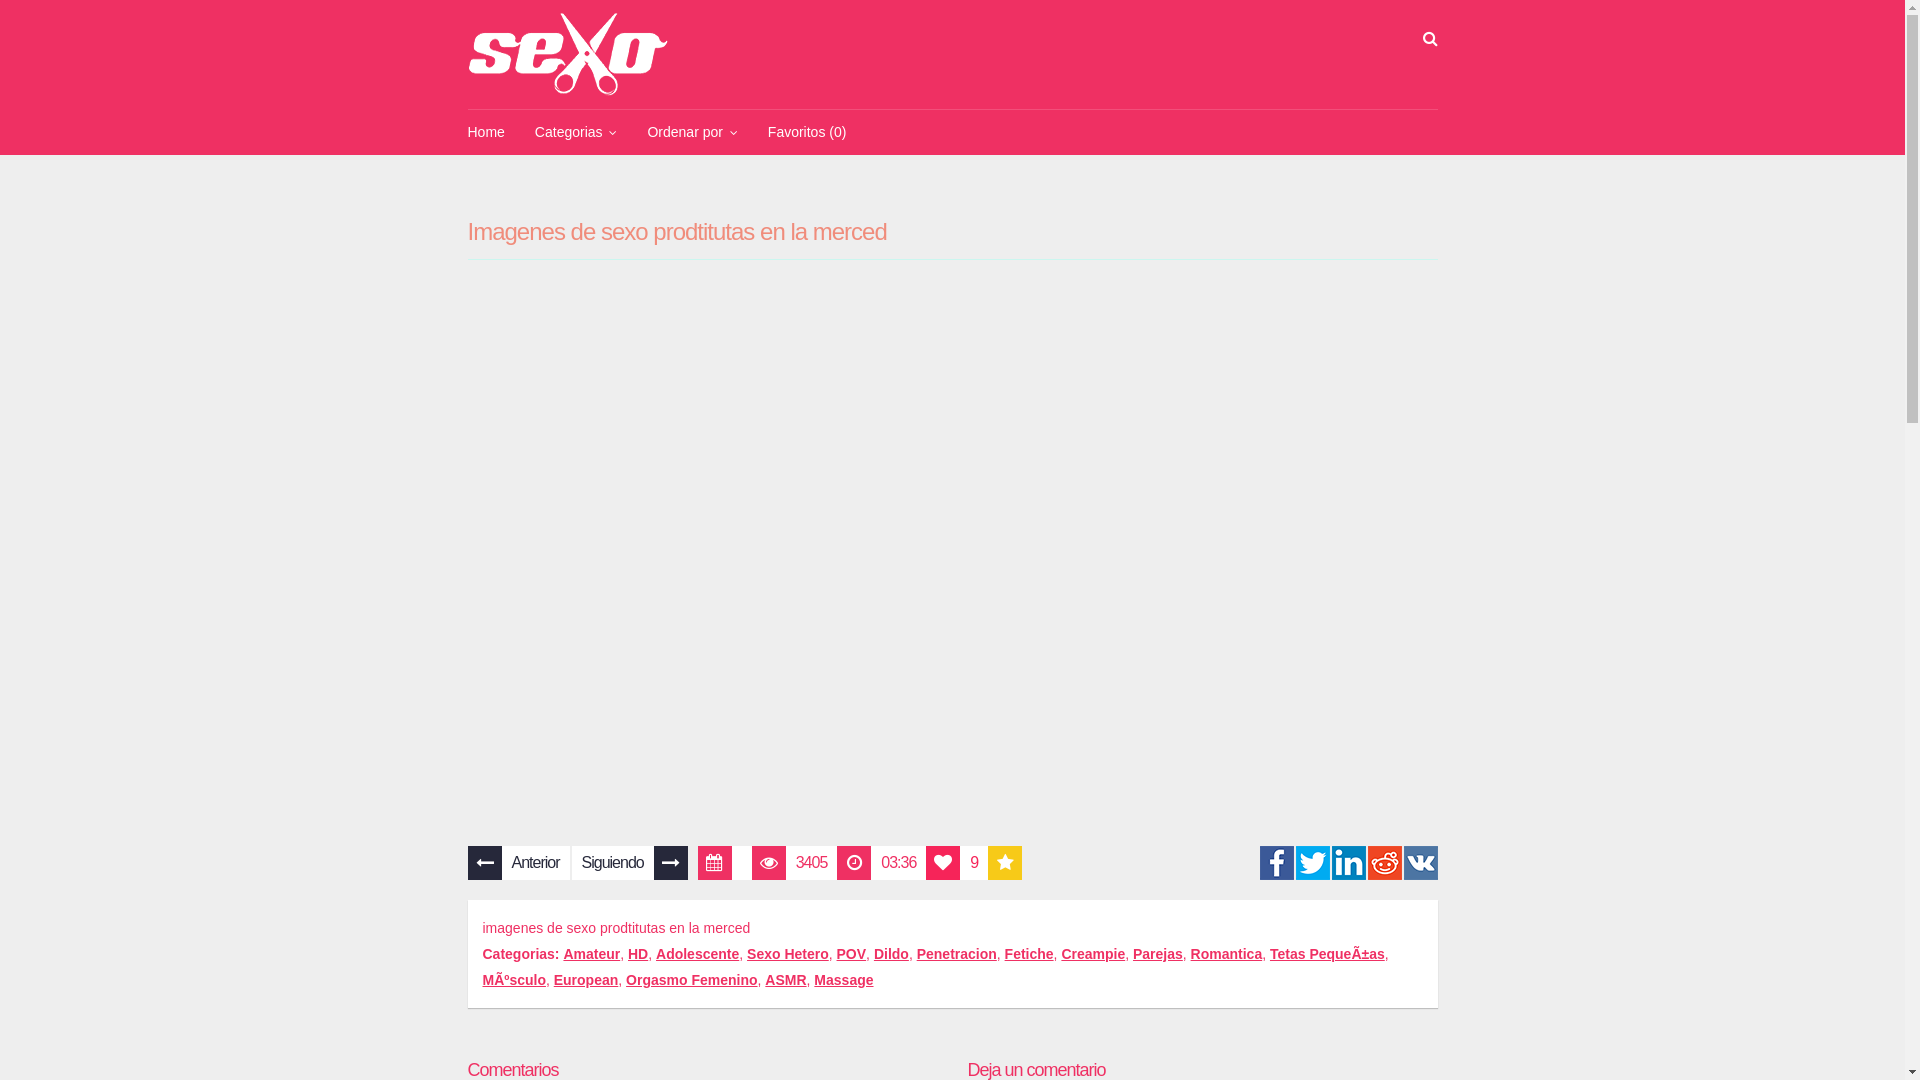 The height and width of the screenshot is (1080, 1920). Describe the element at coordinates (628, 862) in the screenshot. I see `'Siguiendo'` at that location.